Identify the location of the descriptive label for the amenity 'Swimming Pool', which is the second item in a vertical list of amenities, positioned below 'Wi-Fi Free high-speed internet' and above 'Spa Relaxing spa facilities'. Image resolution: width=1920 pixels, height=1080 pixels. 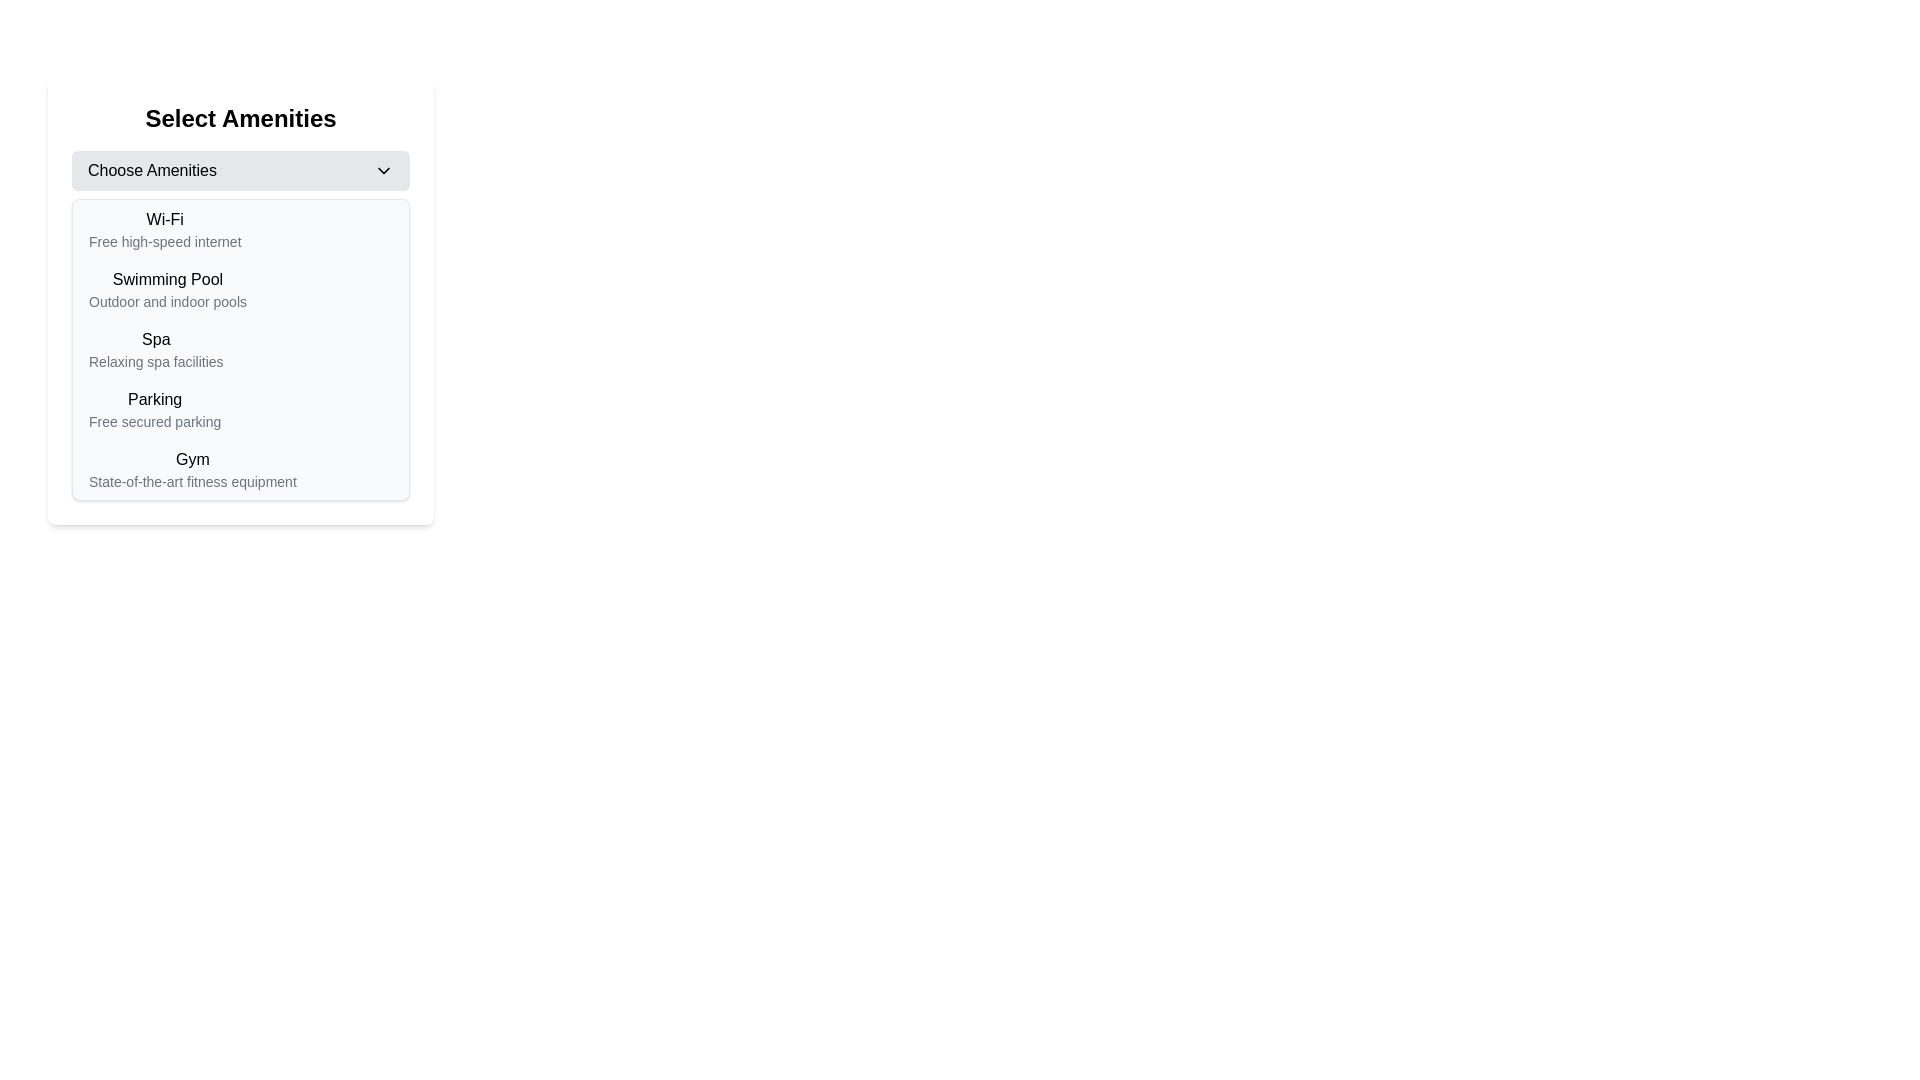
(240, 289).